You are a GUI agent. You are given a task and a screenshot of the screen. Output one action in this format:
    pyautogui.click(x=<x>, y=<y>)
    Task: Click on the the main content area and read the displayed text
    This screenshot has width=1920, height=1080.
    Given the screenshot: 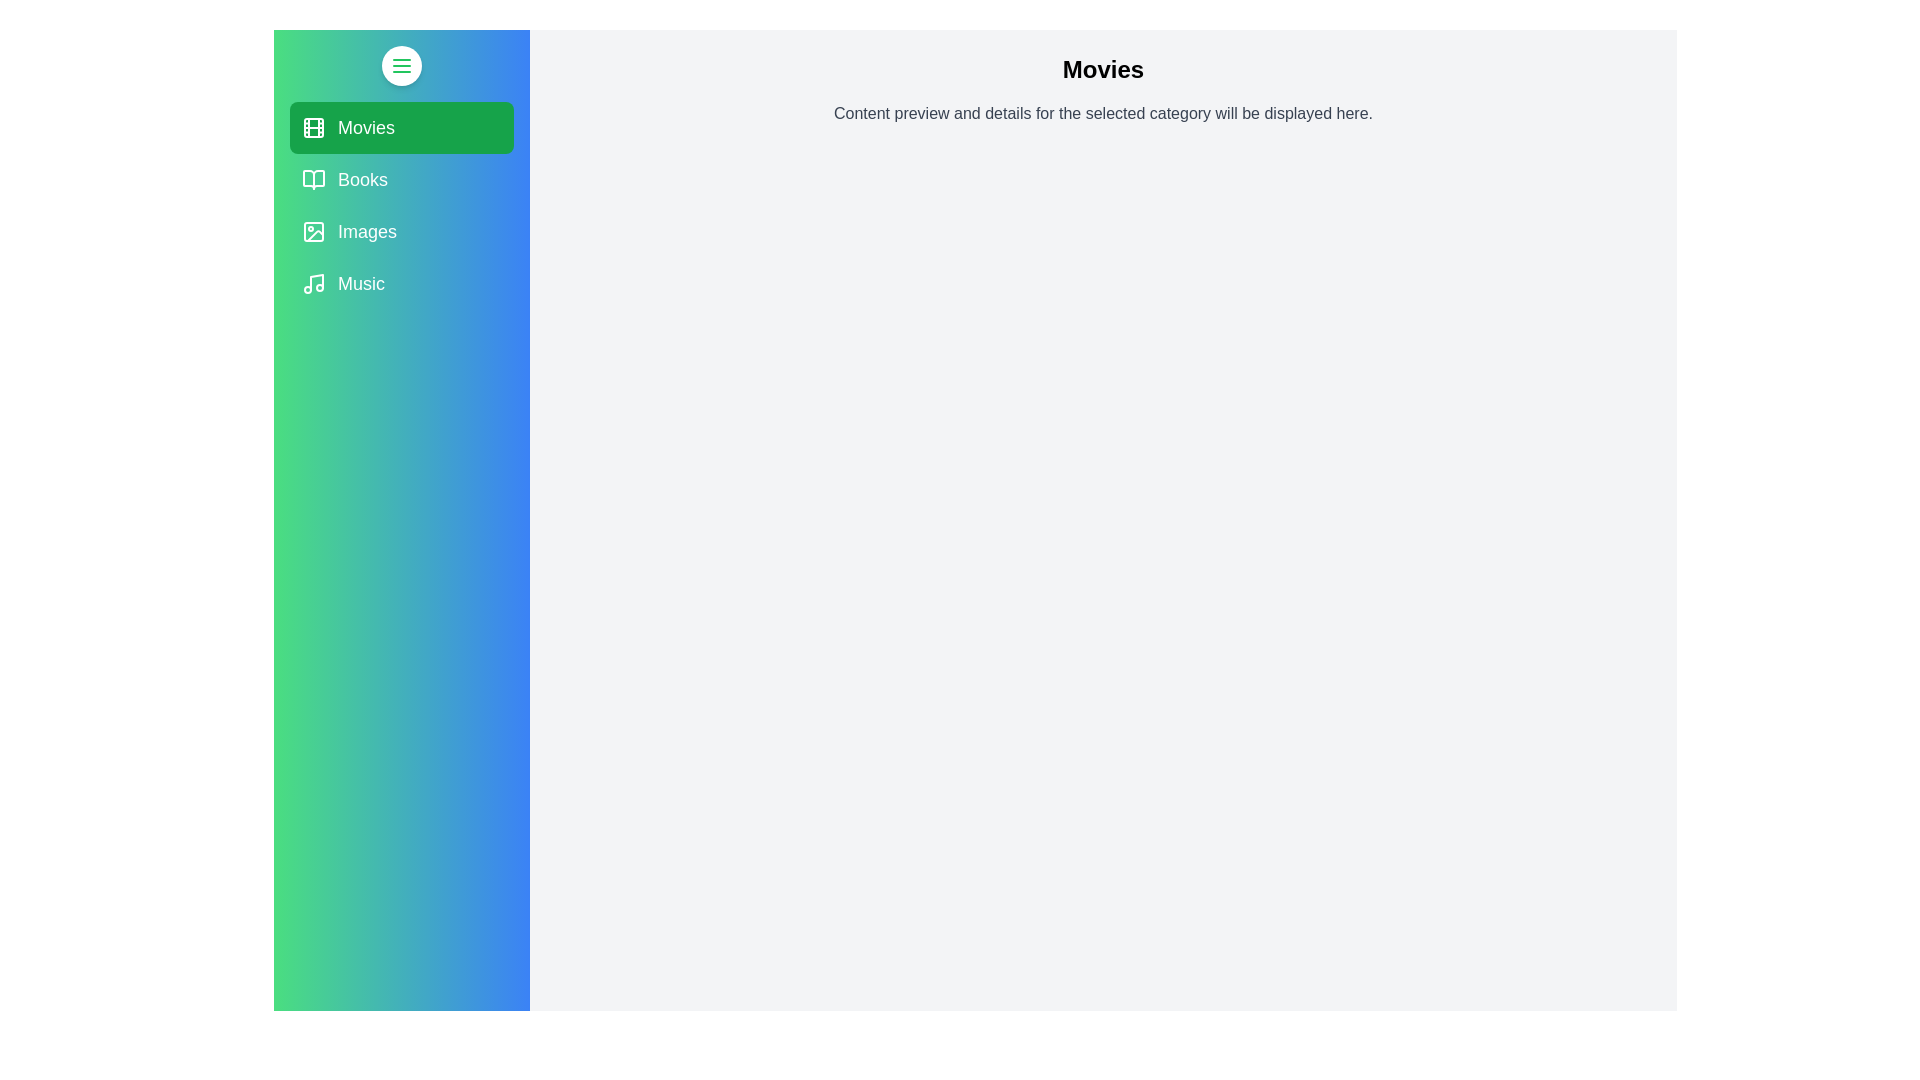 What is the action you would take?
    pyautogui.click(x=1102, y=570)
    